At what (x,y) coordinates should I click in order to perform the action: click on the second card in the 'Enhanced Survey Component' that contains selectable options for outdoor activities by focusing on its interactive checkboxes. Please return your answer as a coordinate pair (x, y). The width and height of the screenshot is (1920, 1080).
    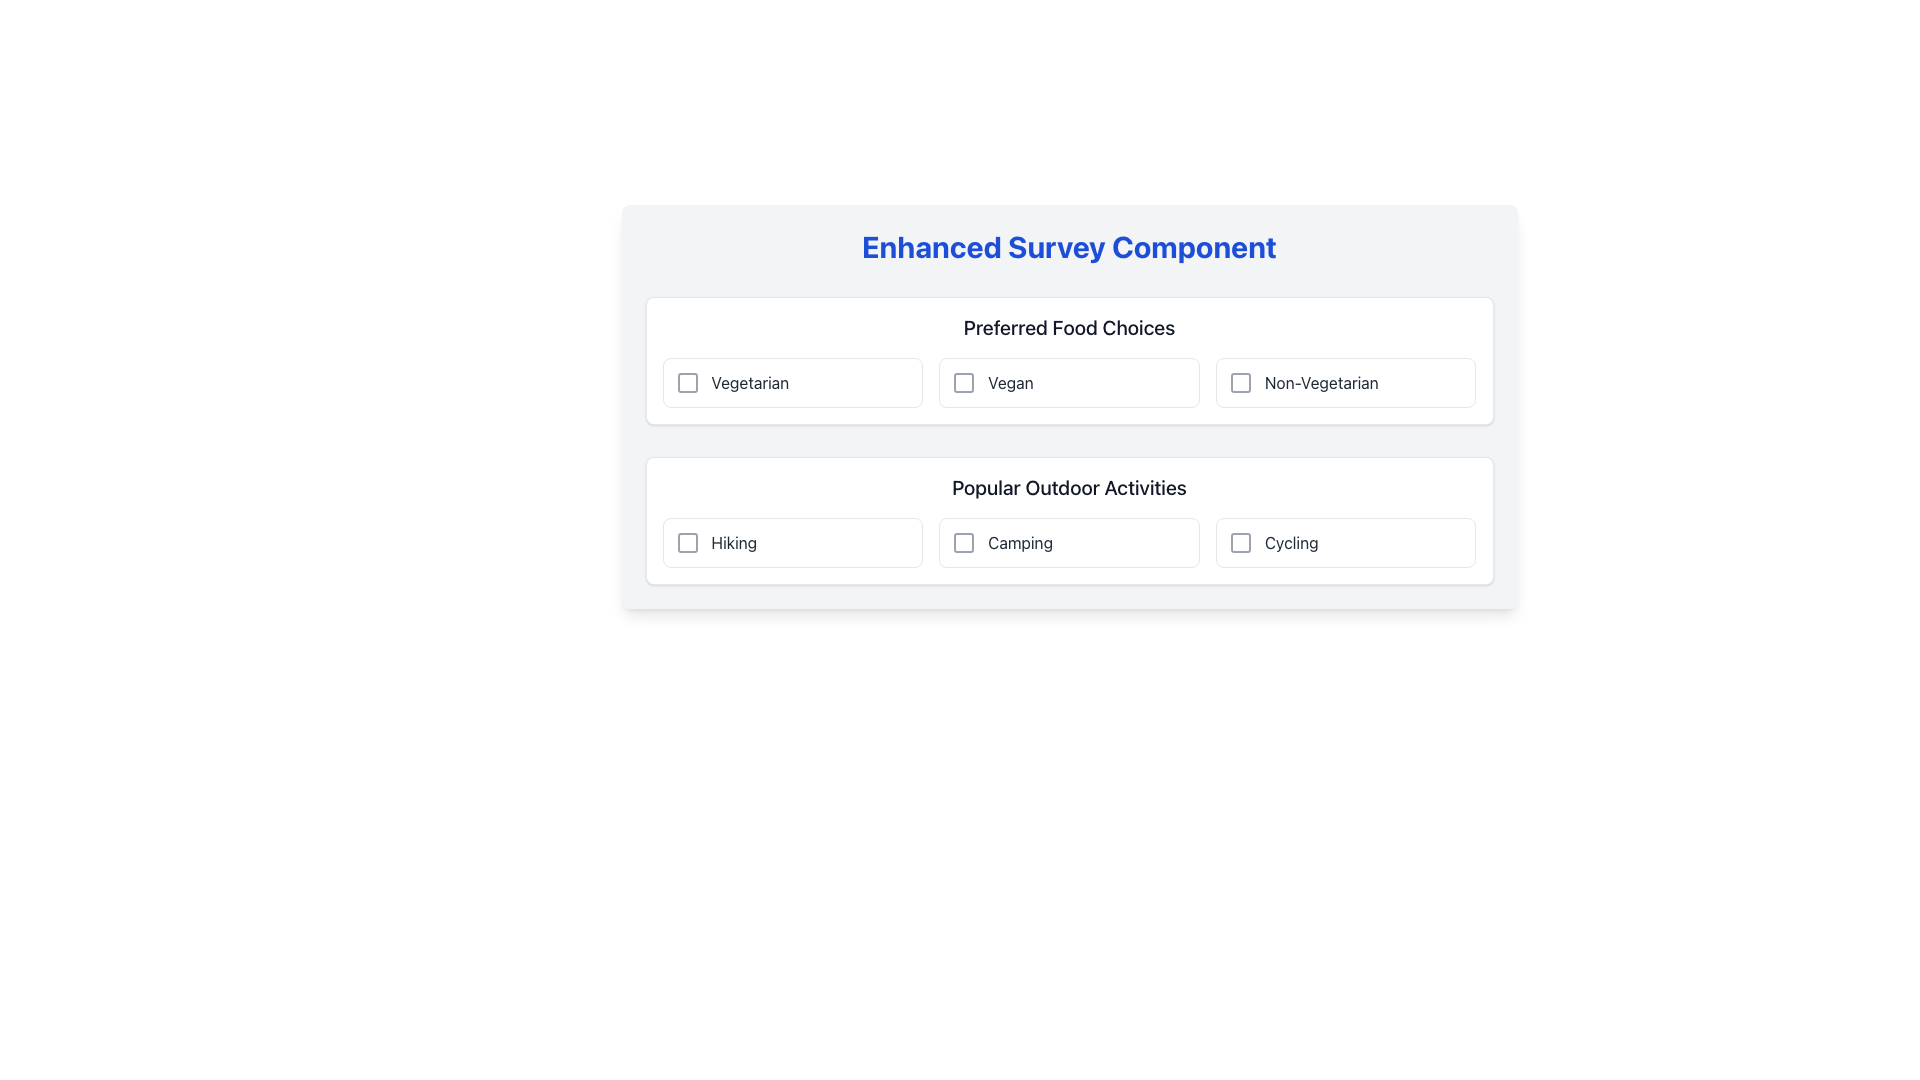
    Looking at the image, I should click on (1068, 519).